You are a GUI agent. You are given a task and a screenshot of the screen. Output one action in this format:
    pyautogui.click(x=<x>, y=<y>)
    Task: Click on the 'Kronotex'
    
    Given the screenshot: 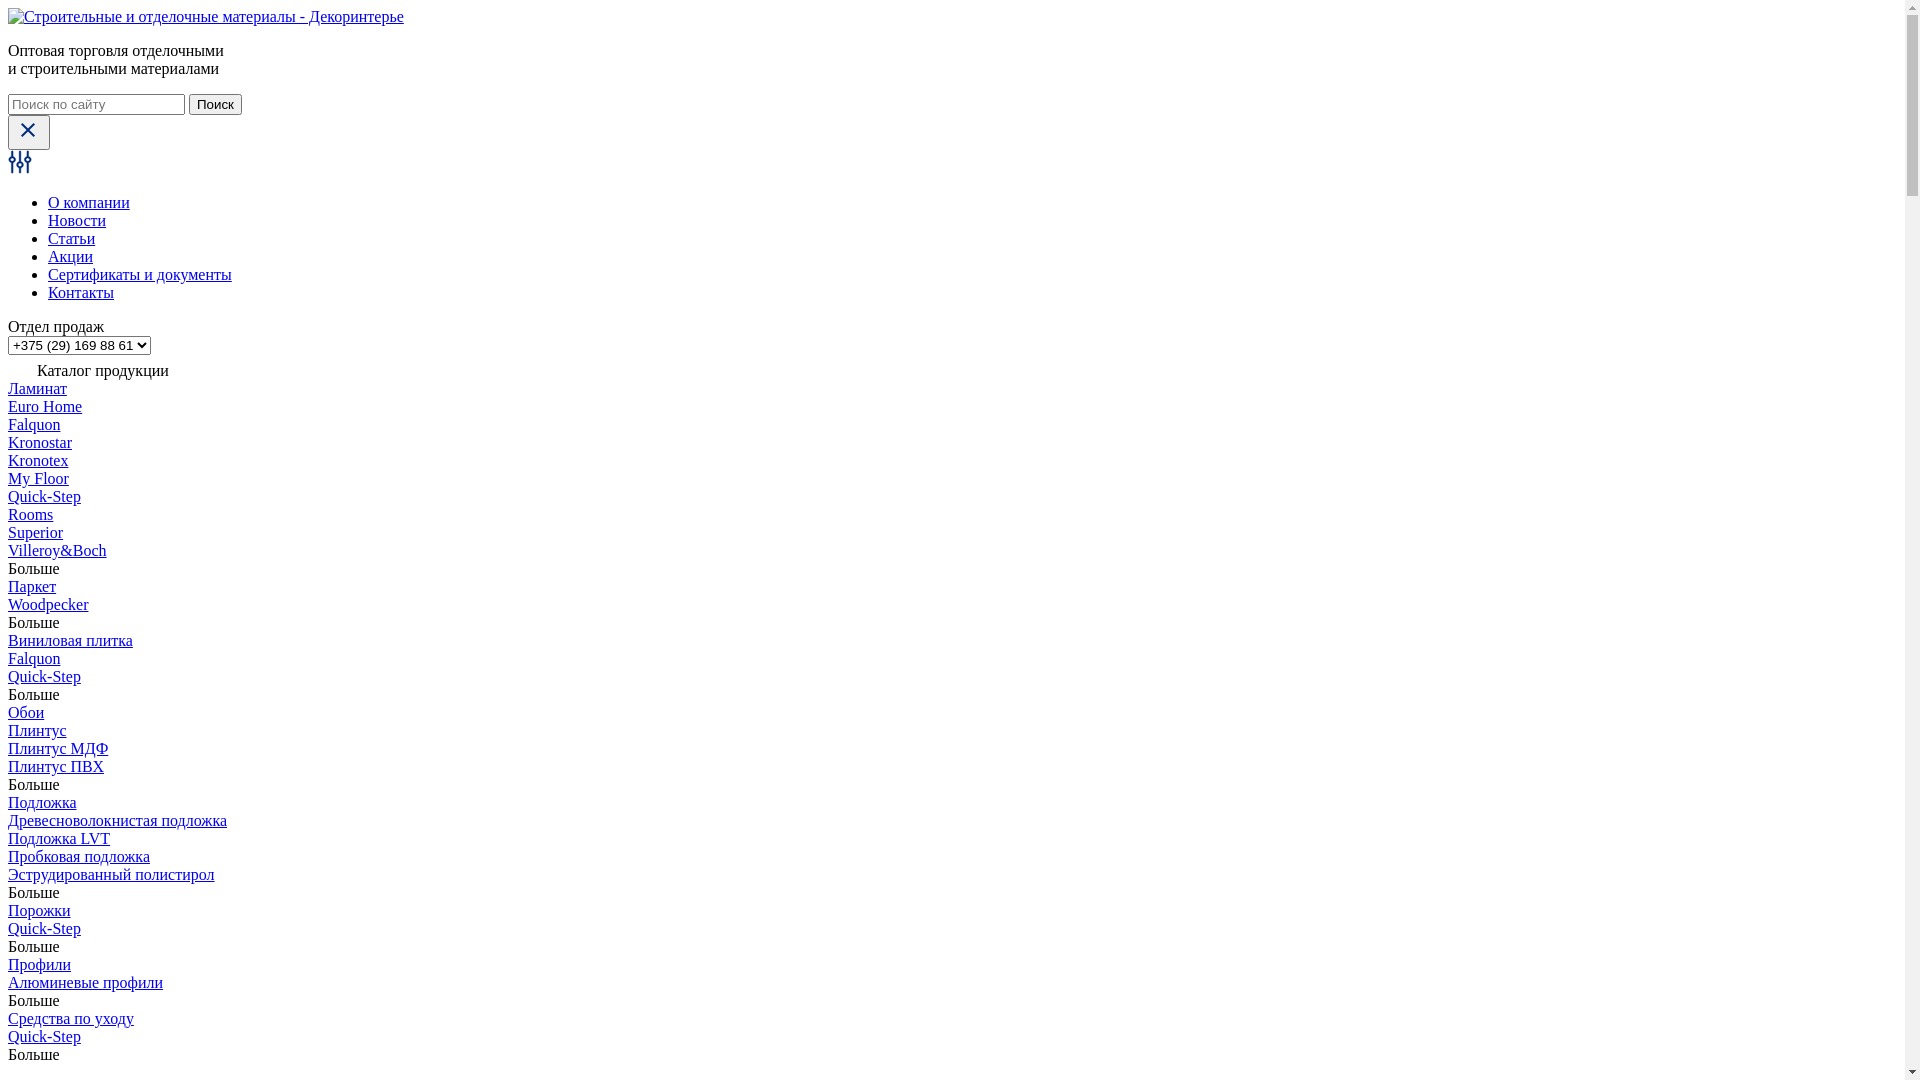 What is the action you would take?
    pyautogui.click(x=38, y=460)
    